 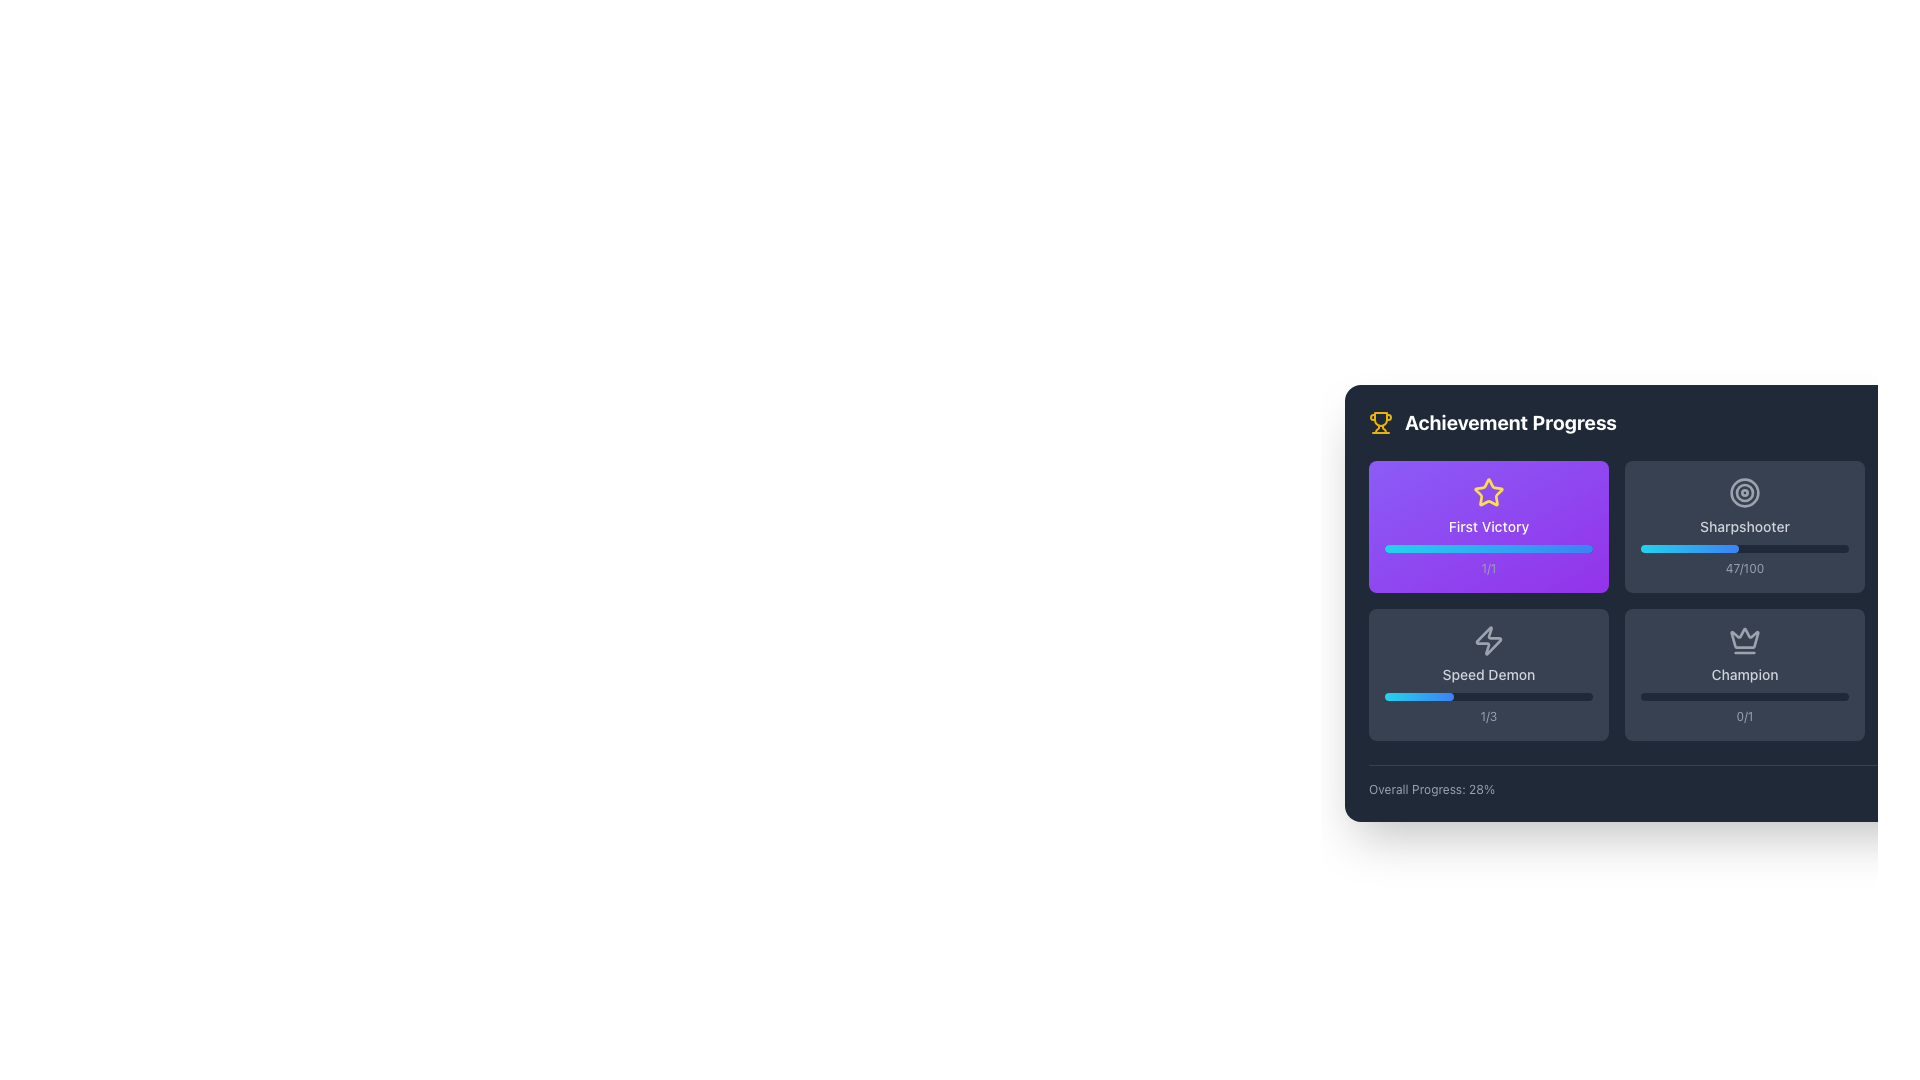 What do you see at coordinates (1744, 675) in the screenshot?
I see `the Achievement Progress Indicator that displays the progression status for the 'Champion' achievement, located in the bottom-right corner of the grid` at bounding box center [1744, 675].